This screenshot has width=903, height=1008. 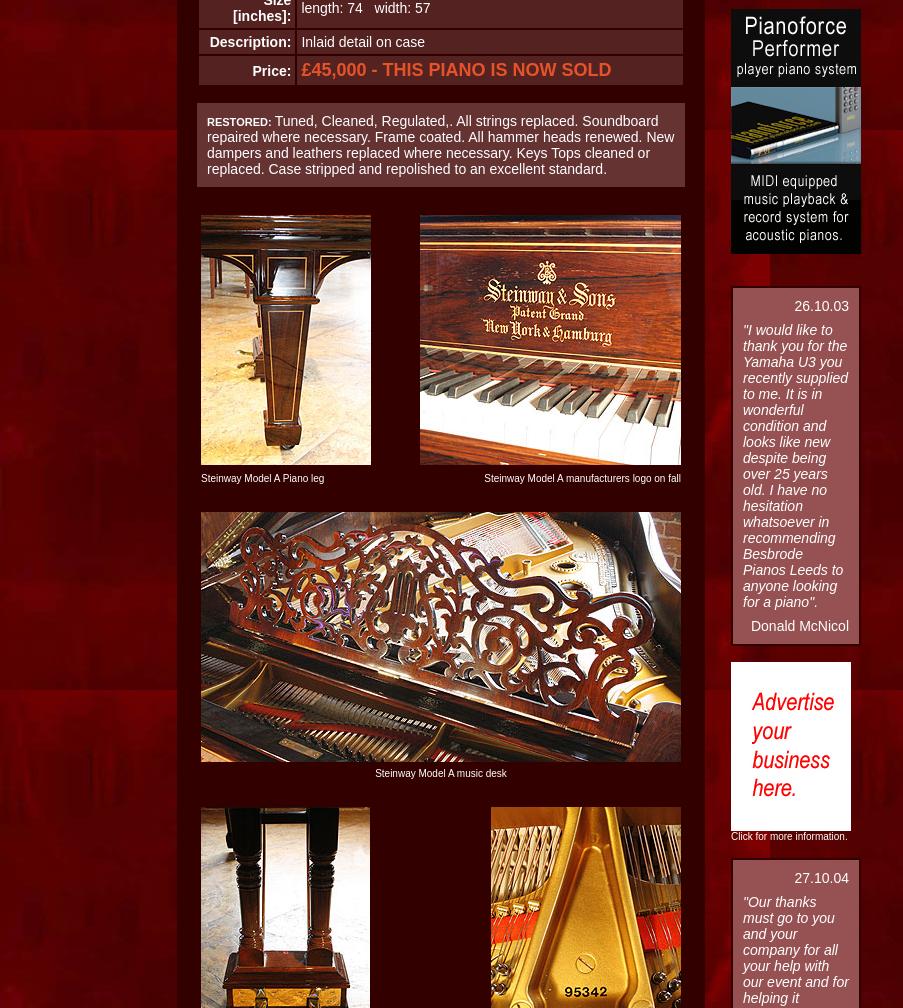 I want to click on 'Steinway Model A music desk', so click(x=439, y=773).